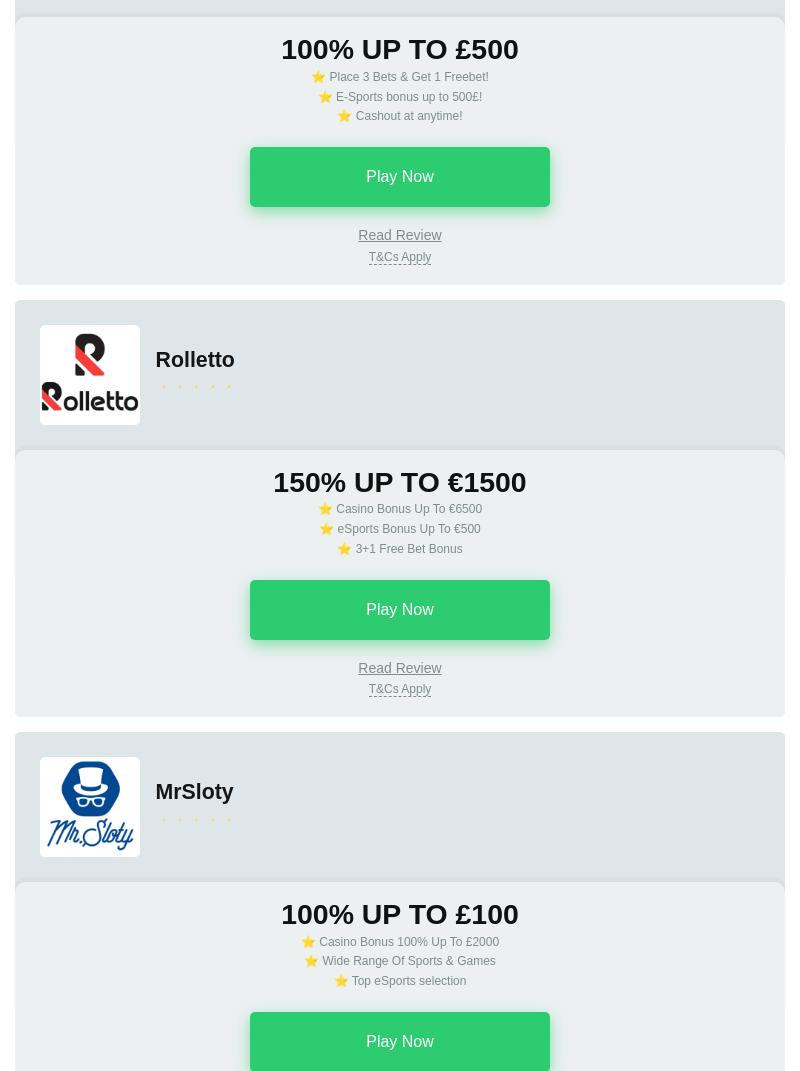 This screenshot has height=1071, width=800. Describe the element at coordinates (155, 358) in the screenshot. I see `'Rolletto'` at that location.